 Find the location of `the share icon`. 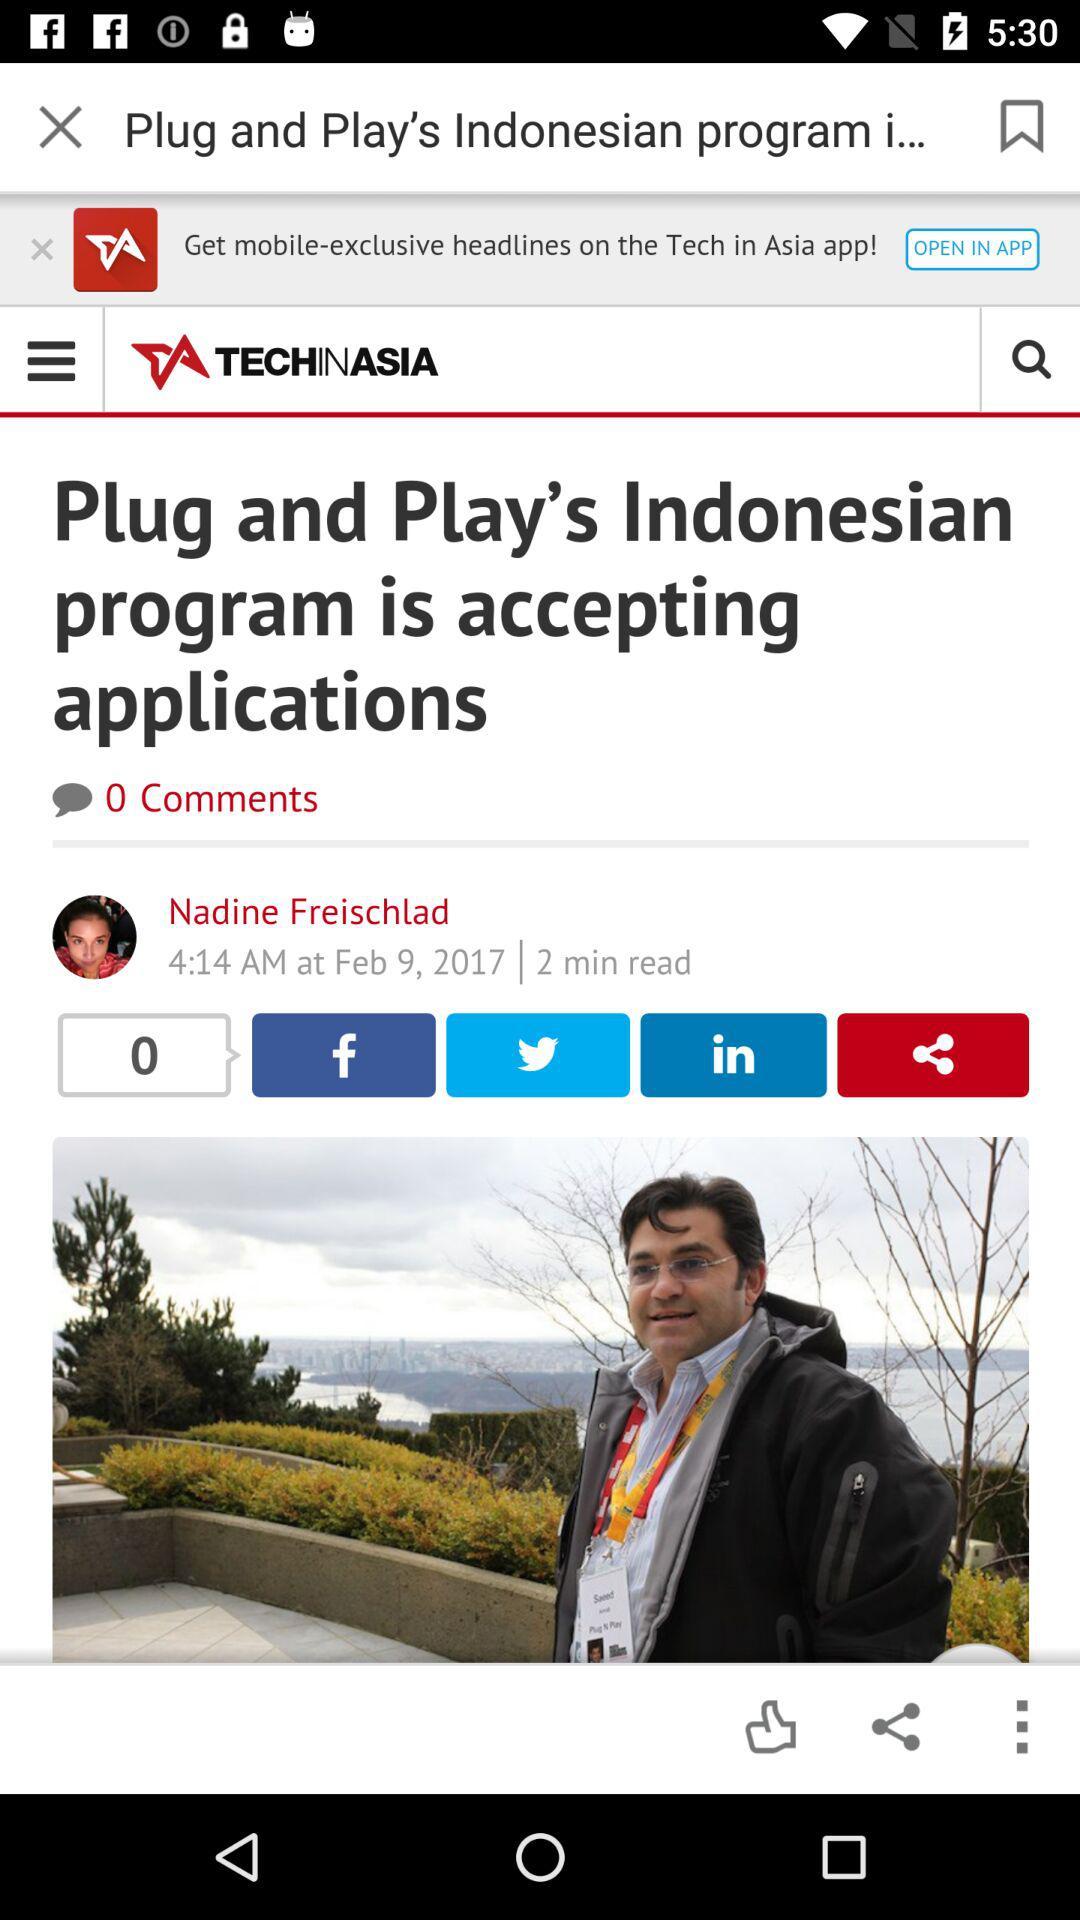

the share icon is located at coordinates (893, 1727).